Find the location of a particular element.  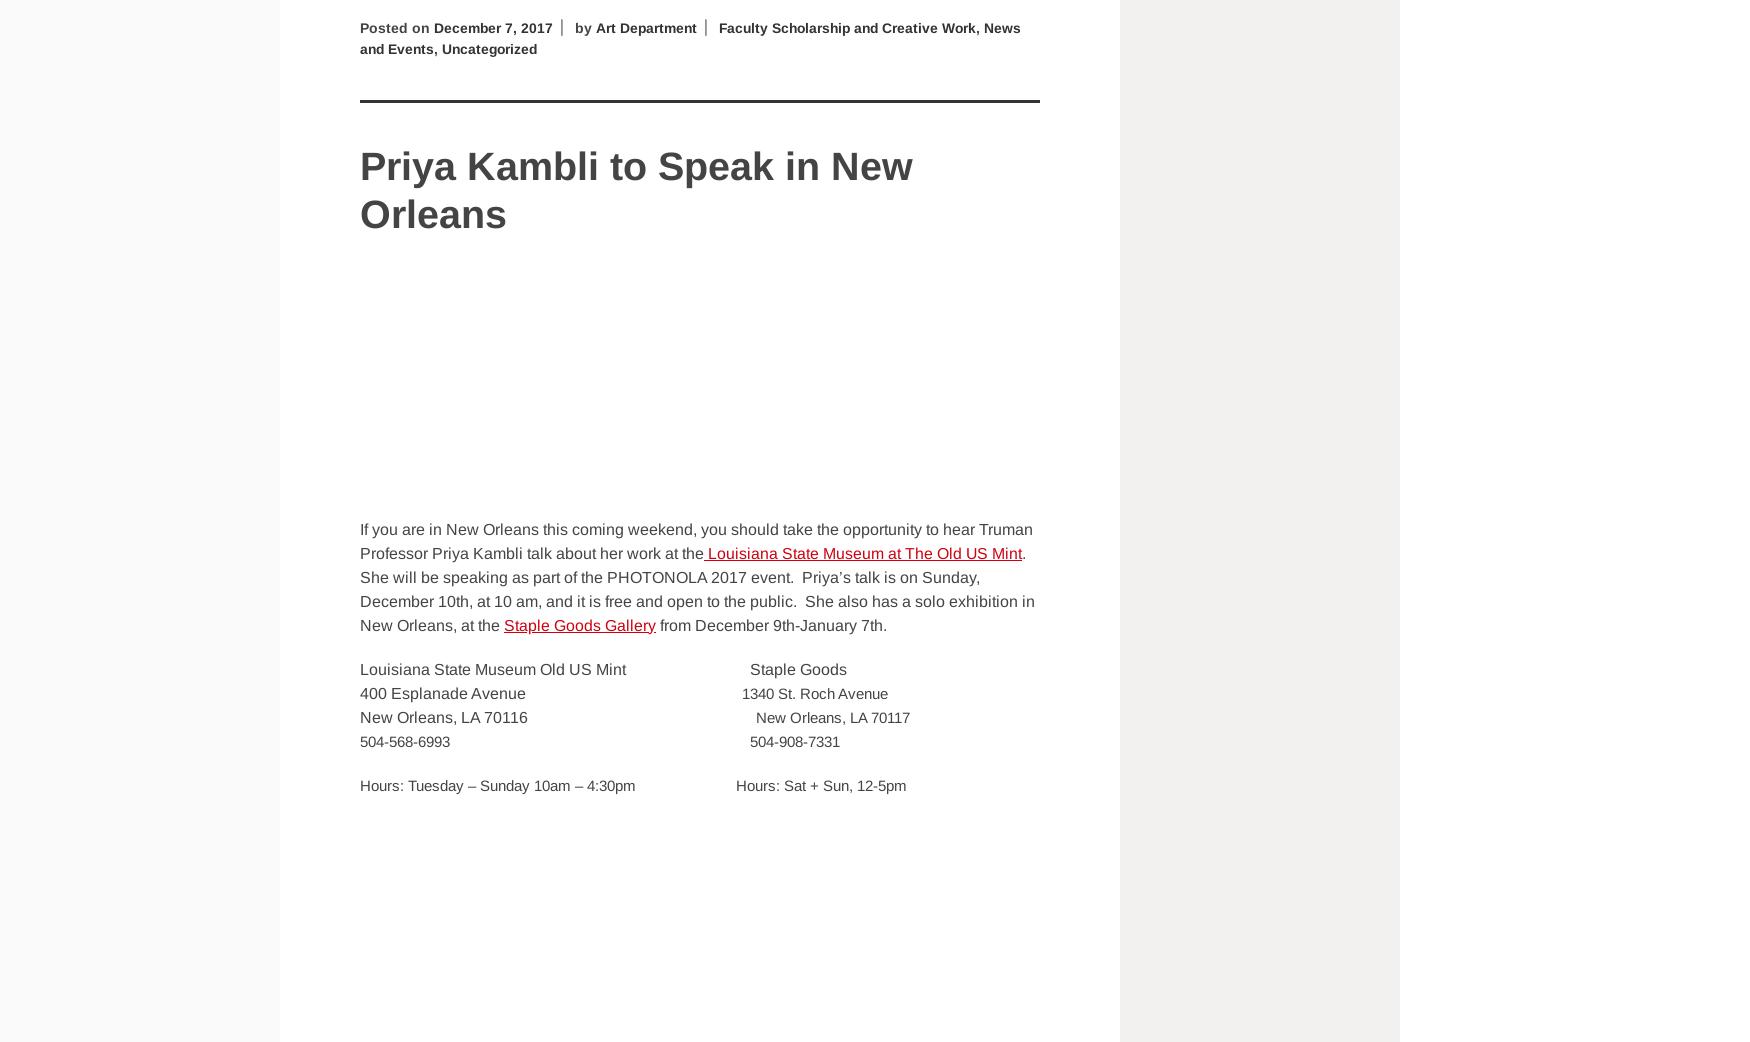

'Uncategorized' is located at coordinates (494, 47).